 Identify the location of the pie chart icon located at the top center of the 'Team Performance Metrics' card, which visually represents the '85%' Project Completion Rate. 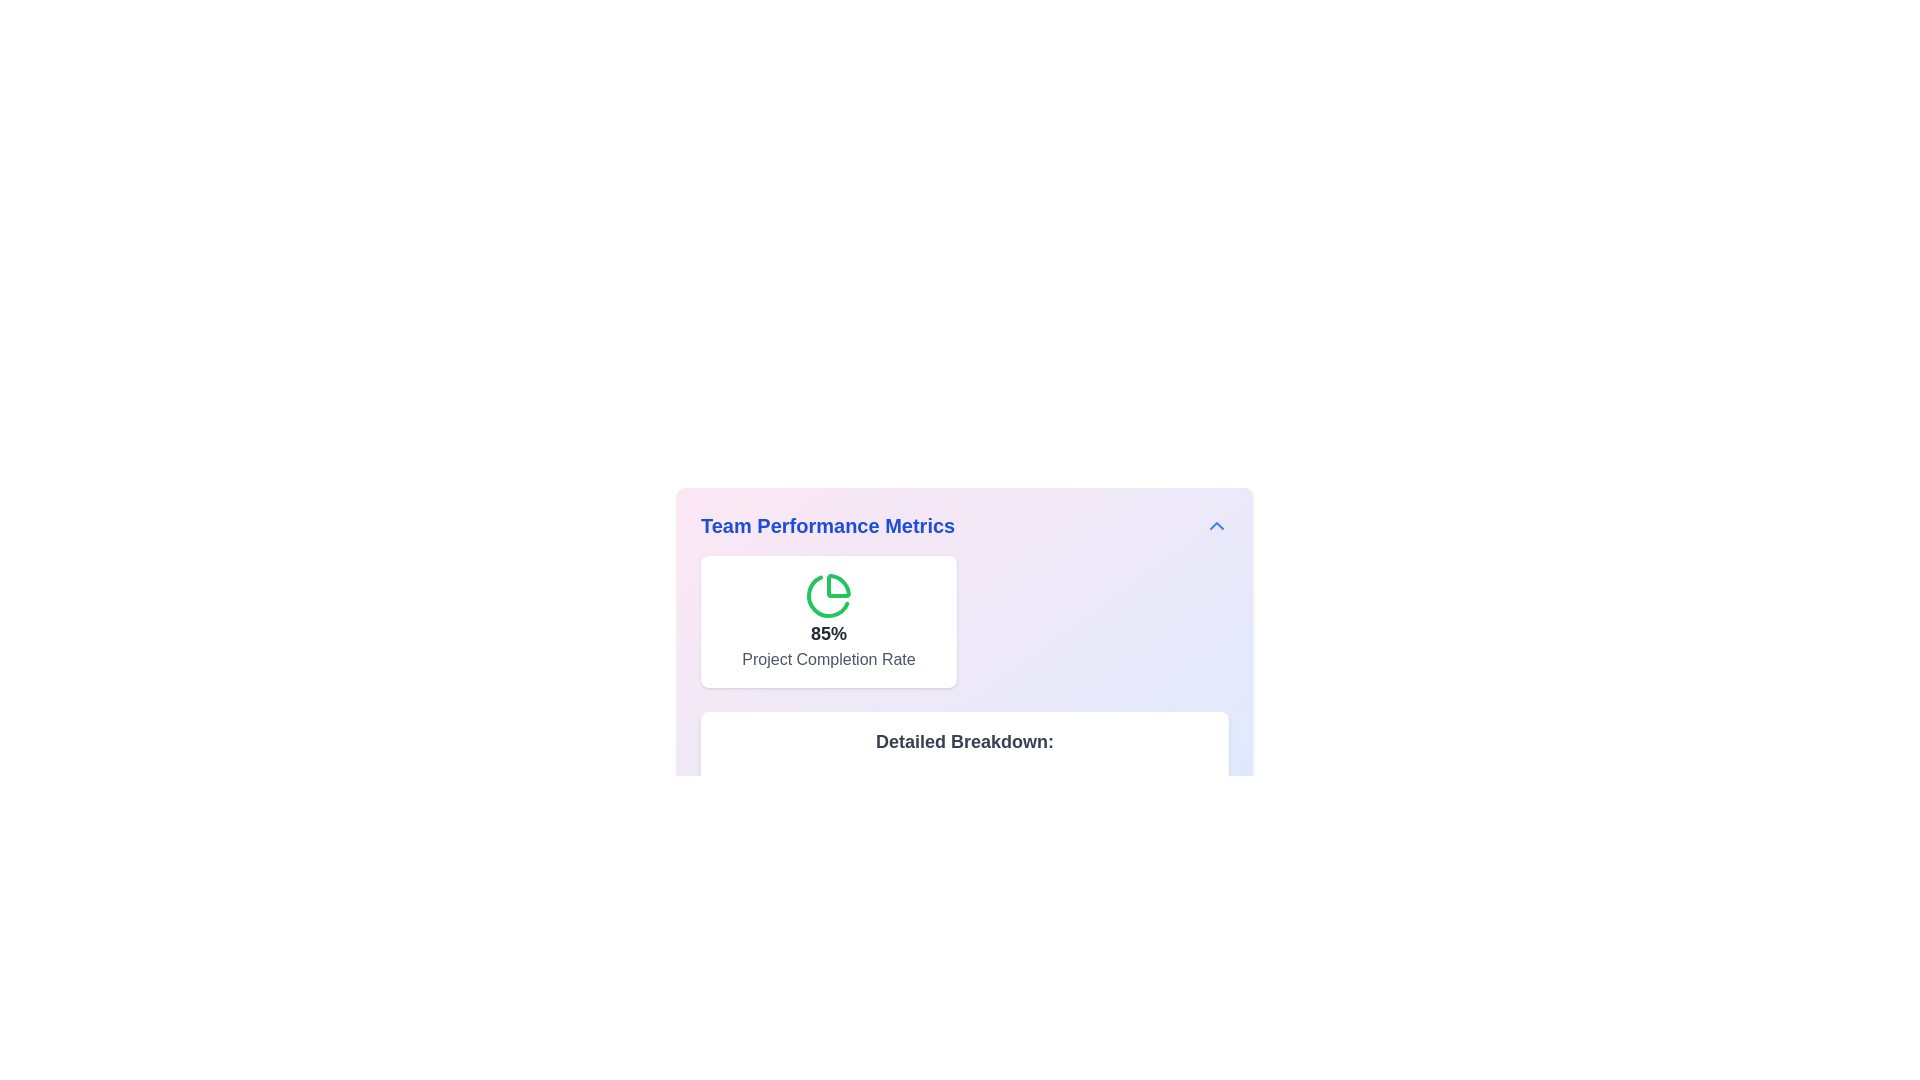
(829, 595).